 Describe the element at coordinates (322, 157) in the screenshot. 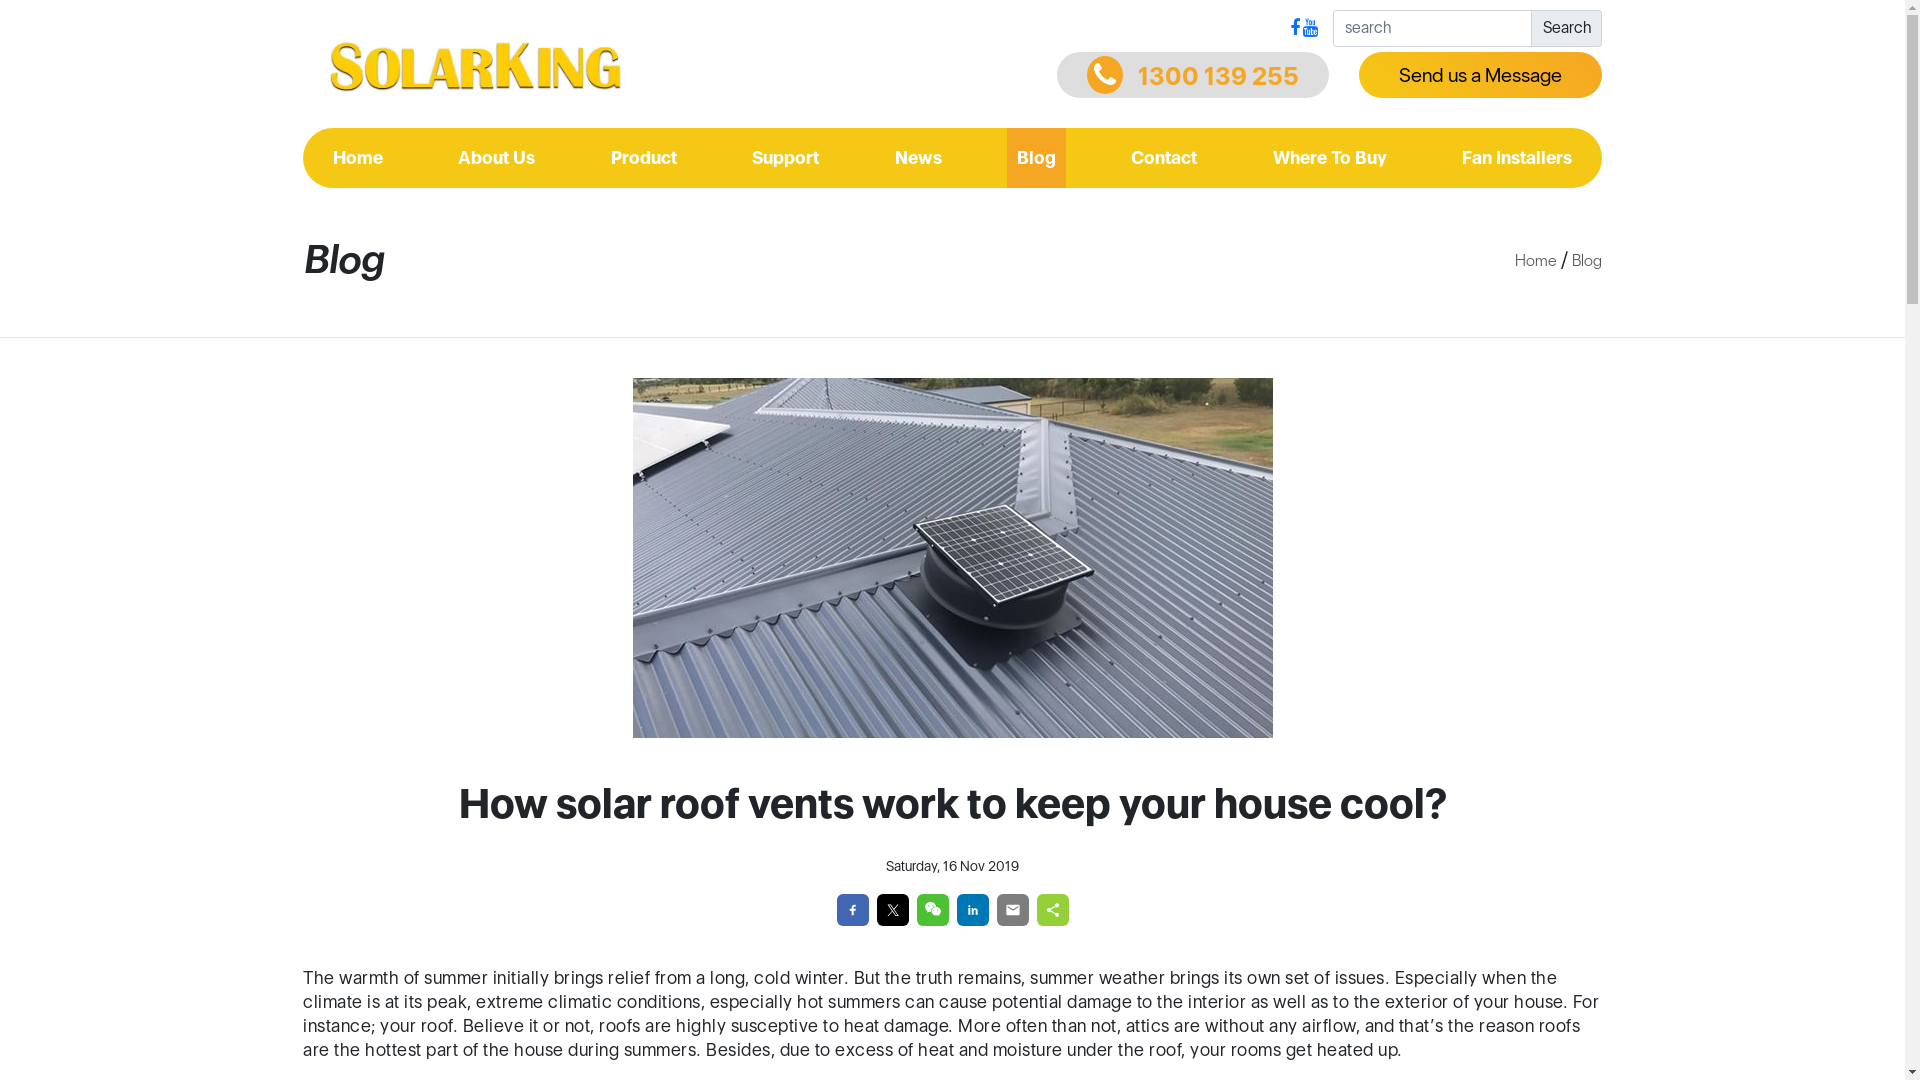

I see `'Home'` at that location.